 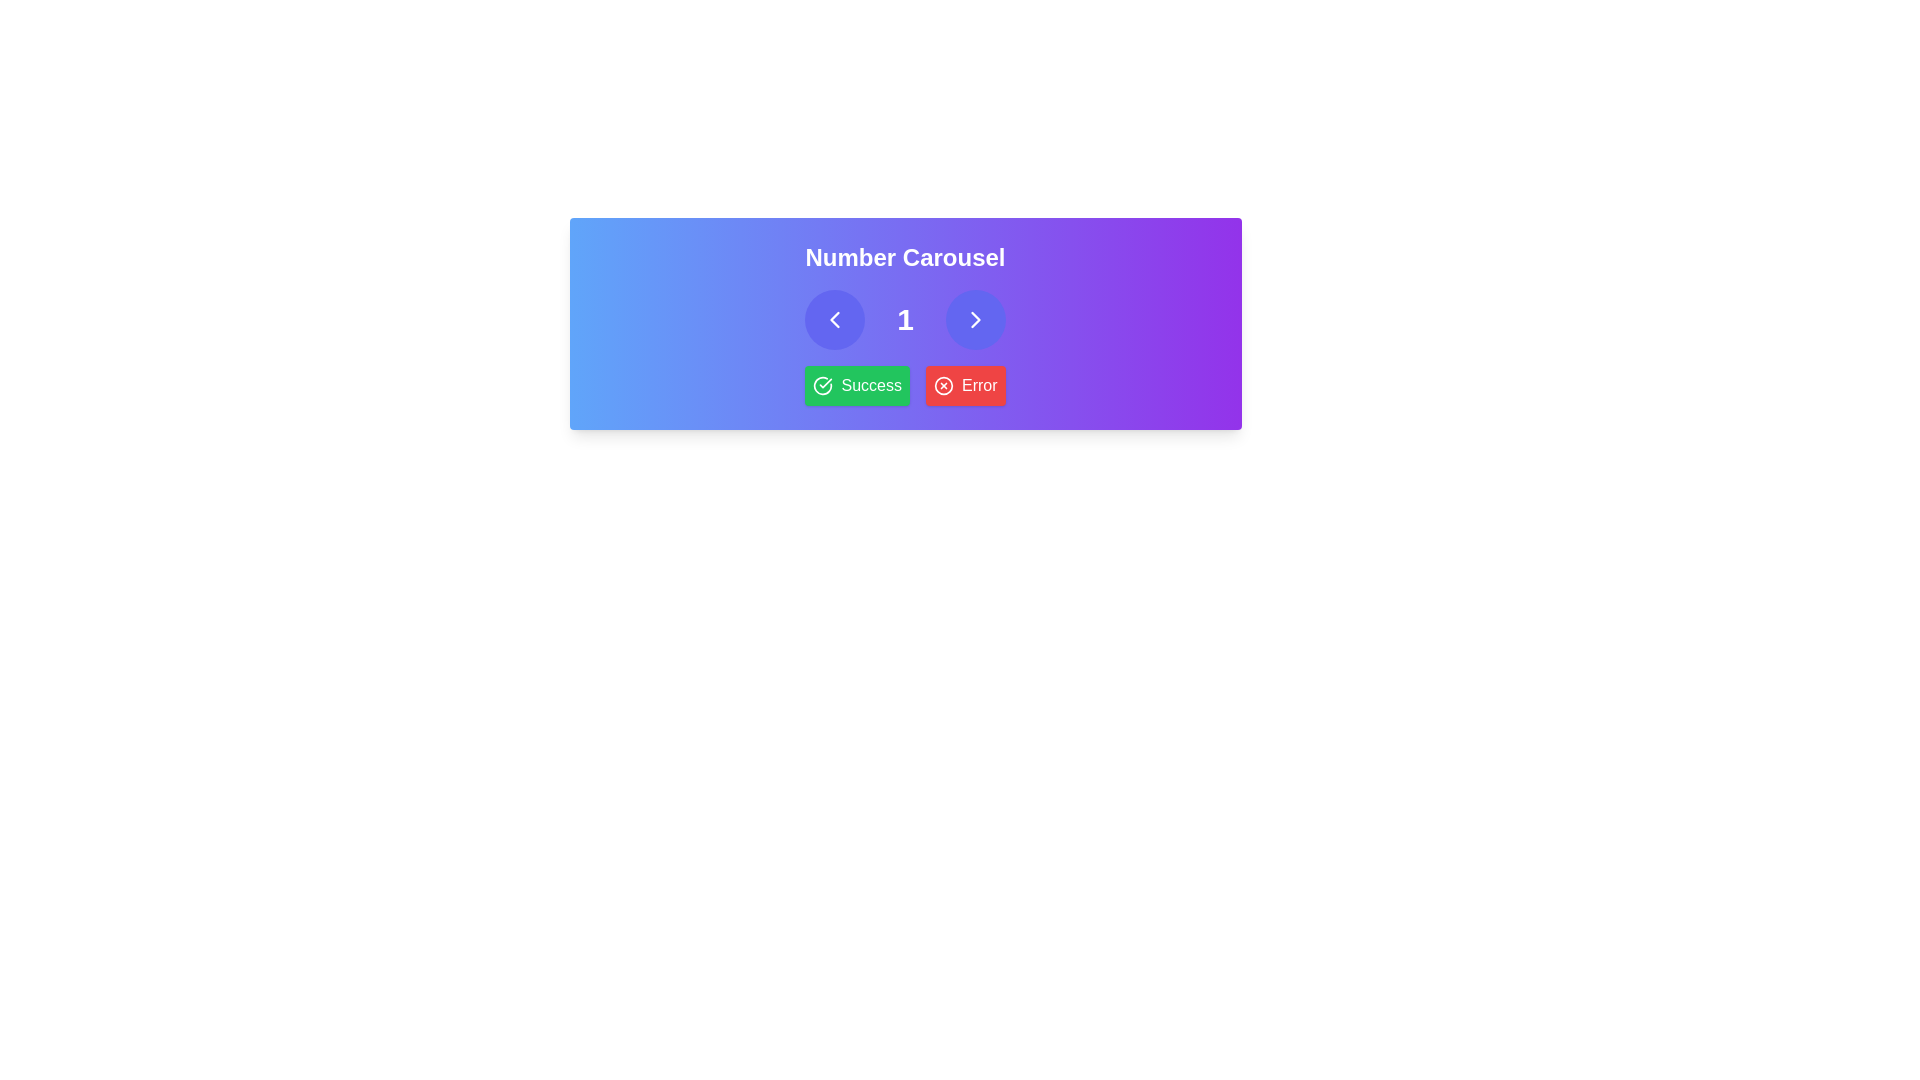 I want to click on the circular button with a transitioning indigo and violet background and a right-facing arrow icon, so click(x=975, y=319).